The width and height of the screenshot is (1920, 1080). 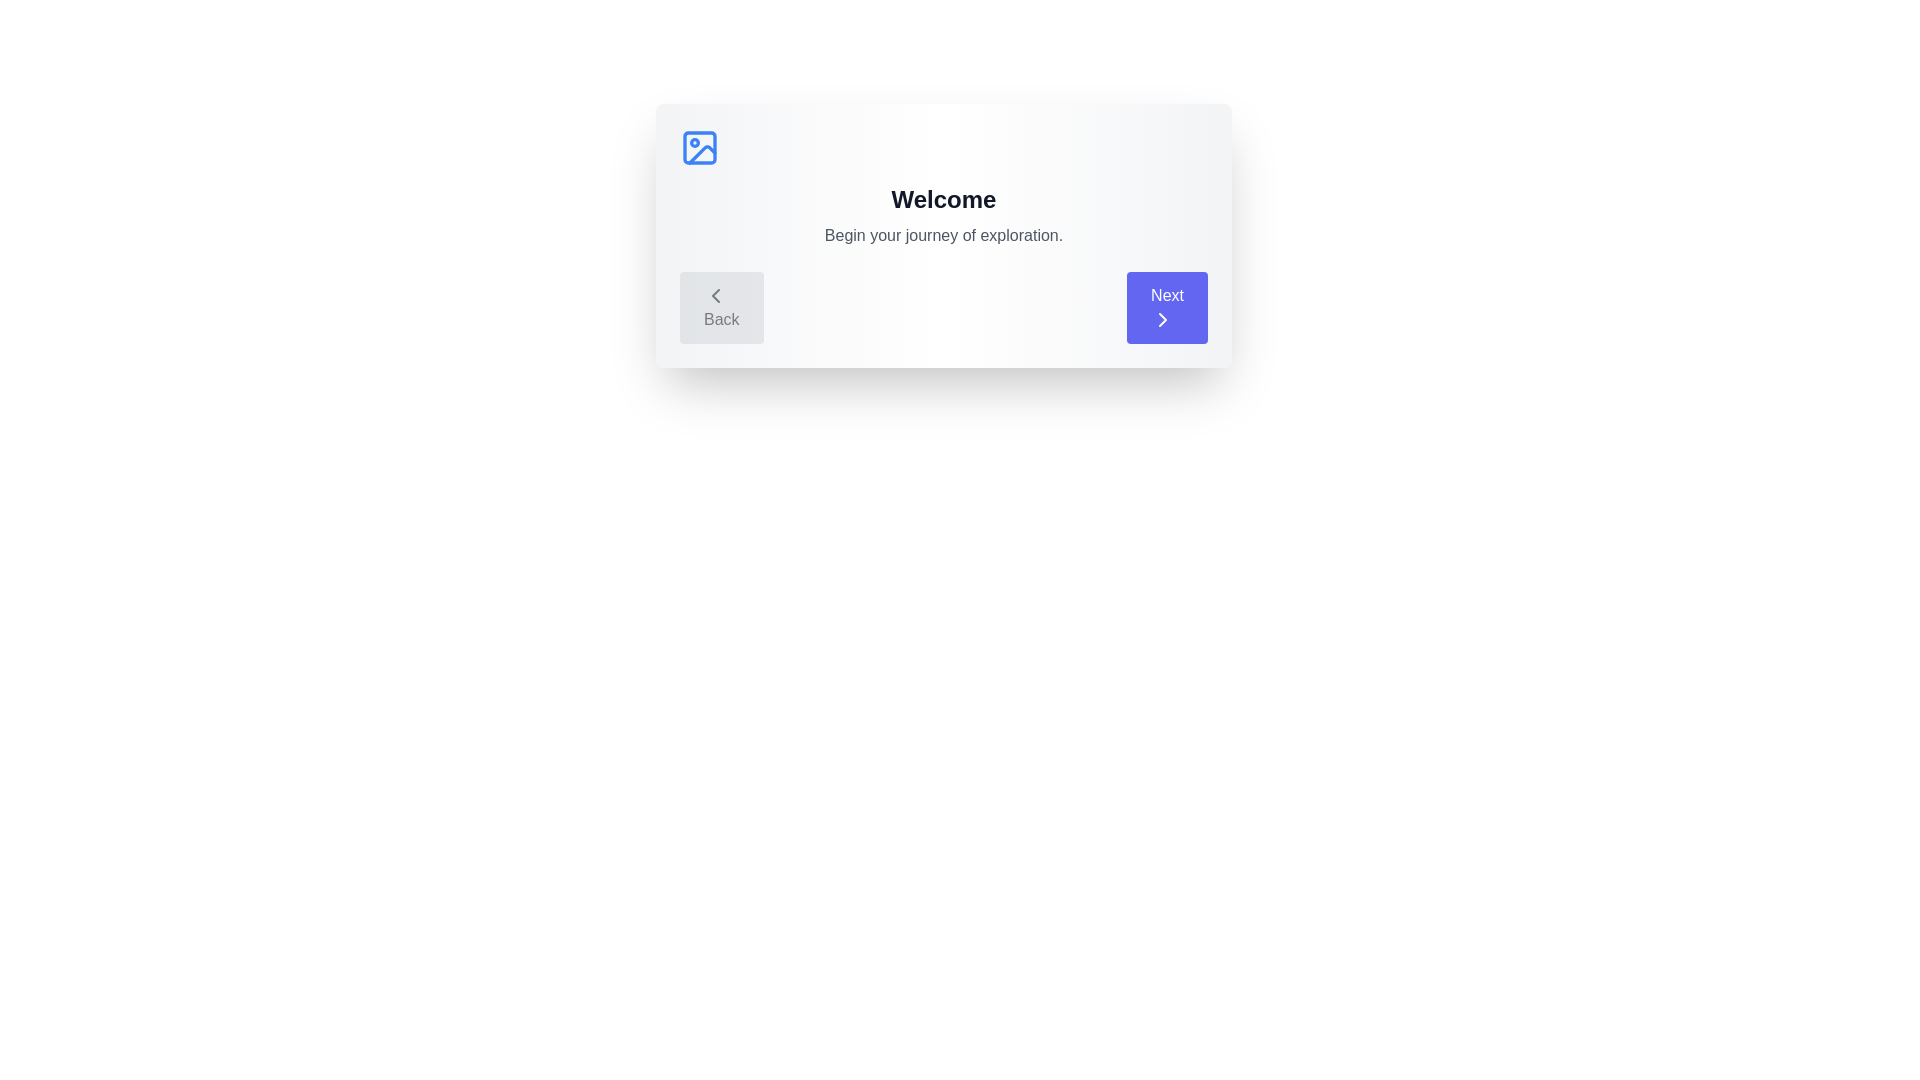 I want to click on the 'Next' button to proceed to the next step in the tour, so click(x=1166, y=308).